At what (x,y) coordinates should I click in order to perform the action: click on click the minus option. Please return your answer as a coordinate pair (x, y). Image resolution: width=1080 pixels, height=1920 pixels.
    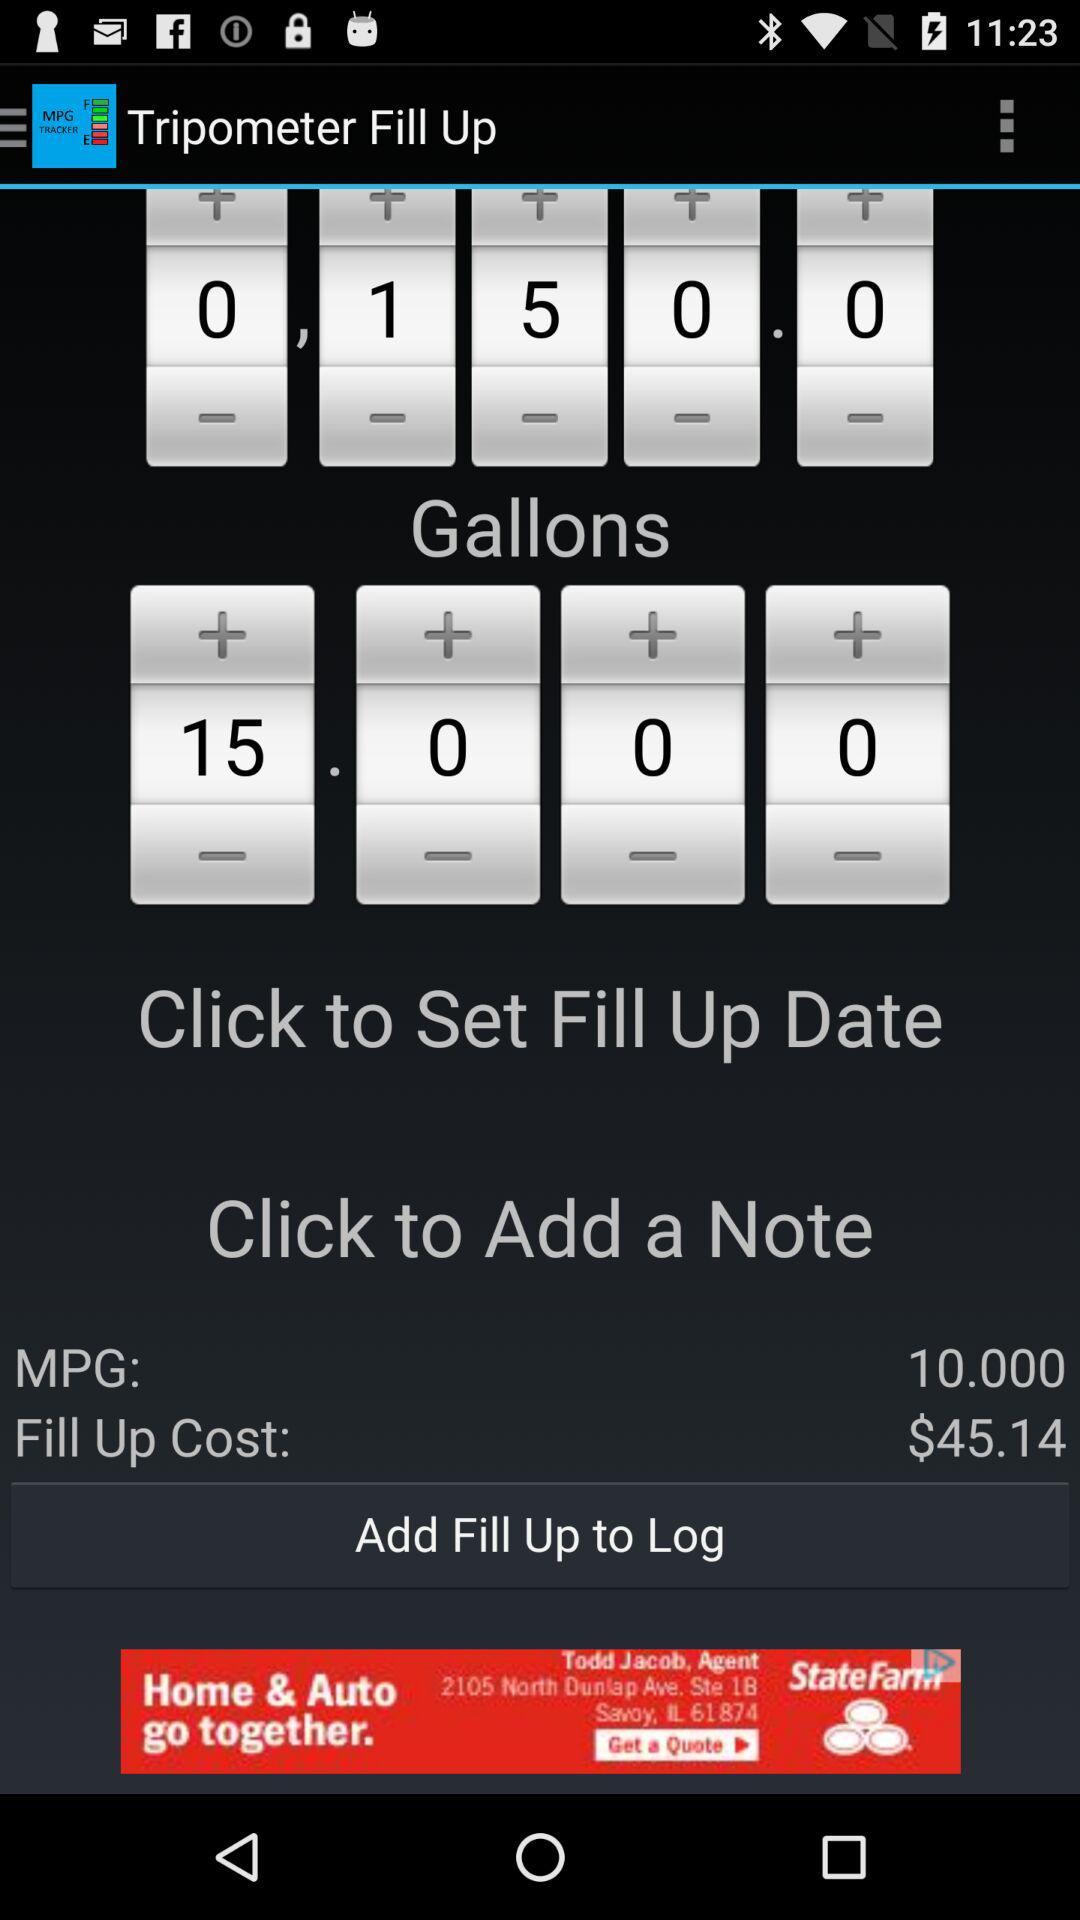
    Looking at the image, I should click on (864, 419).